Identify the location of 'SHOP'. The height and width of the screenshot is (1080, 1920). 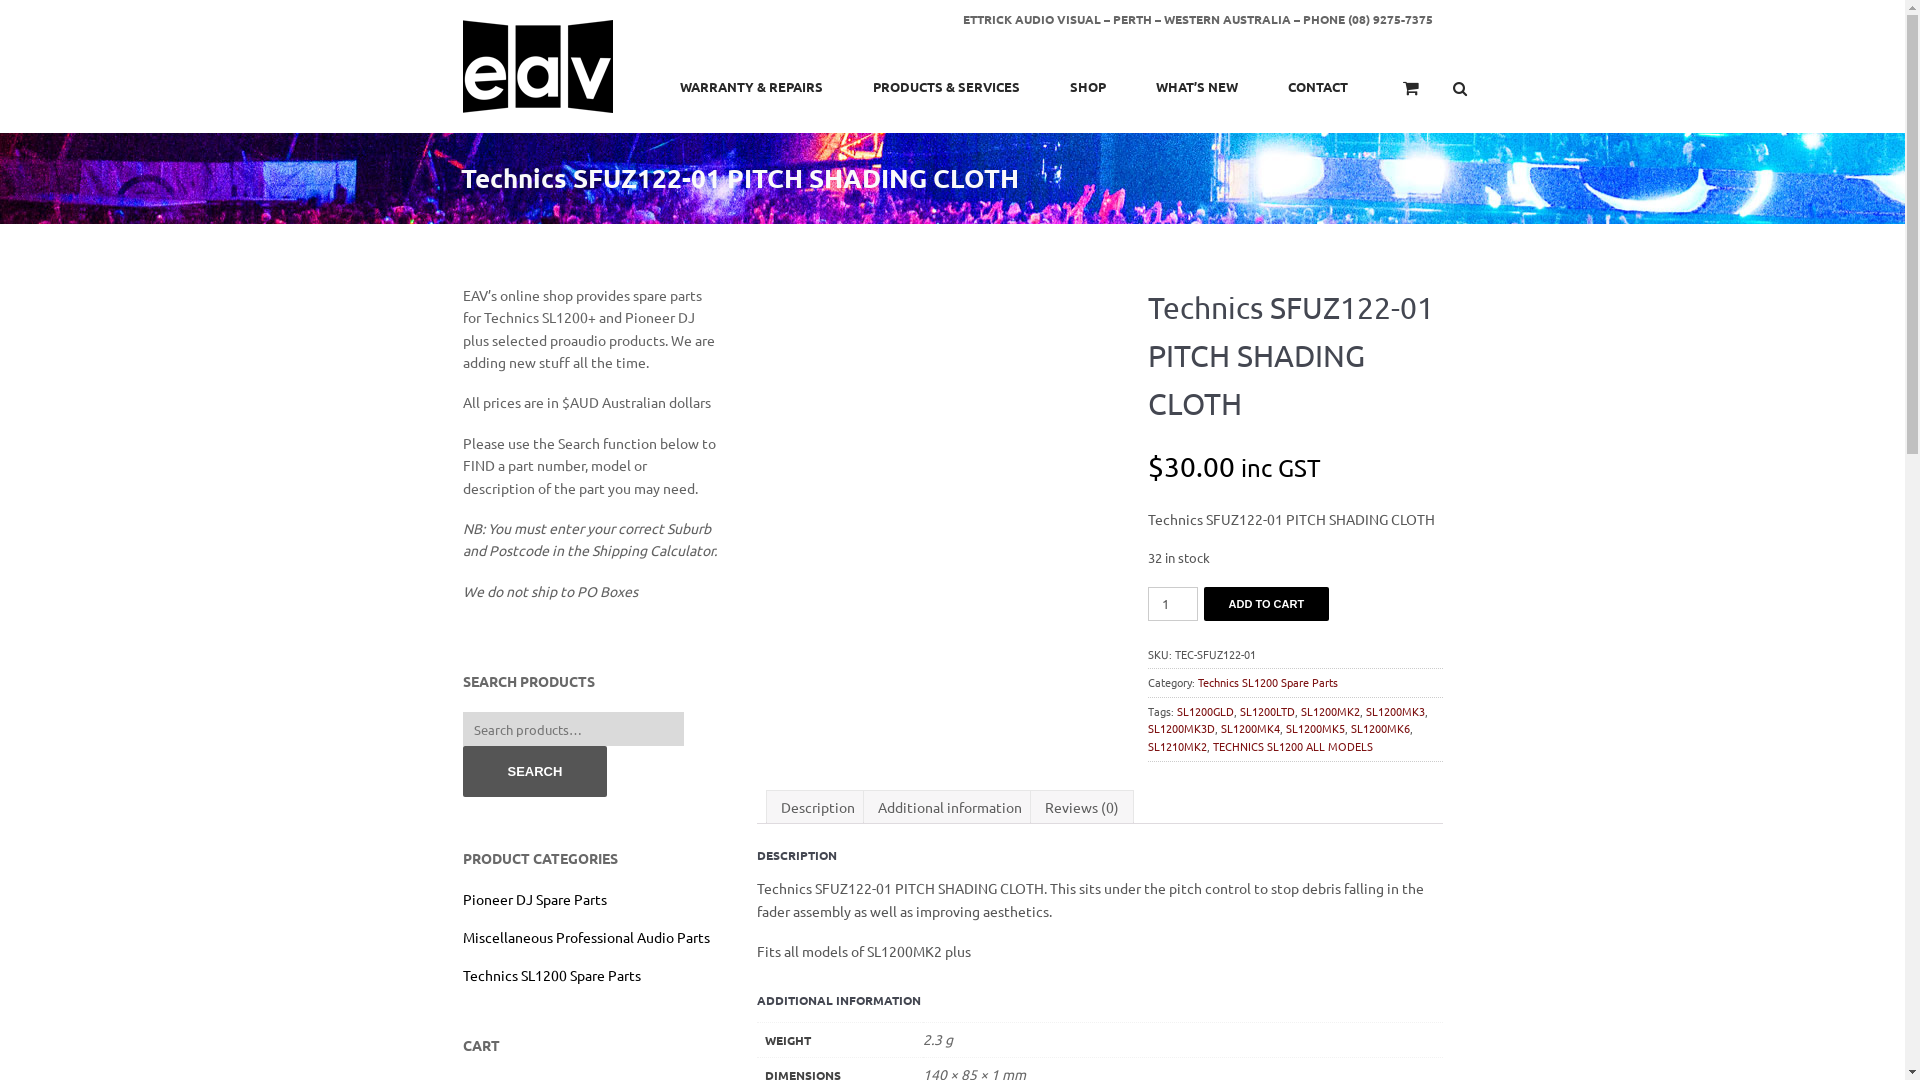
(1042, 85).